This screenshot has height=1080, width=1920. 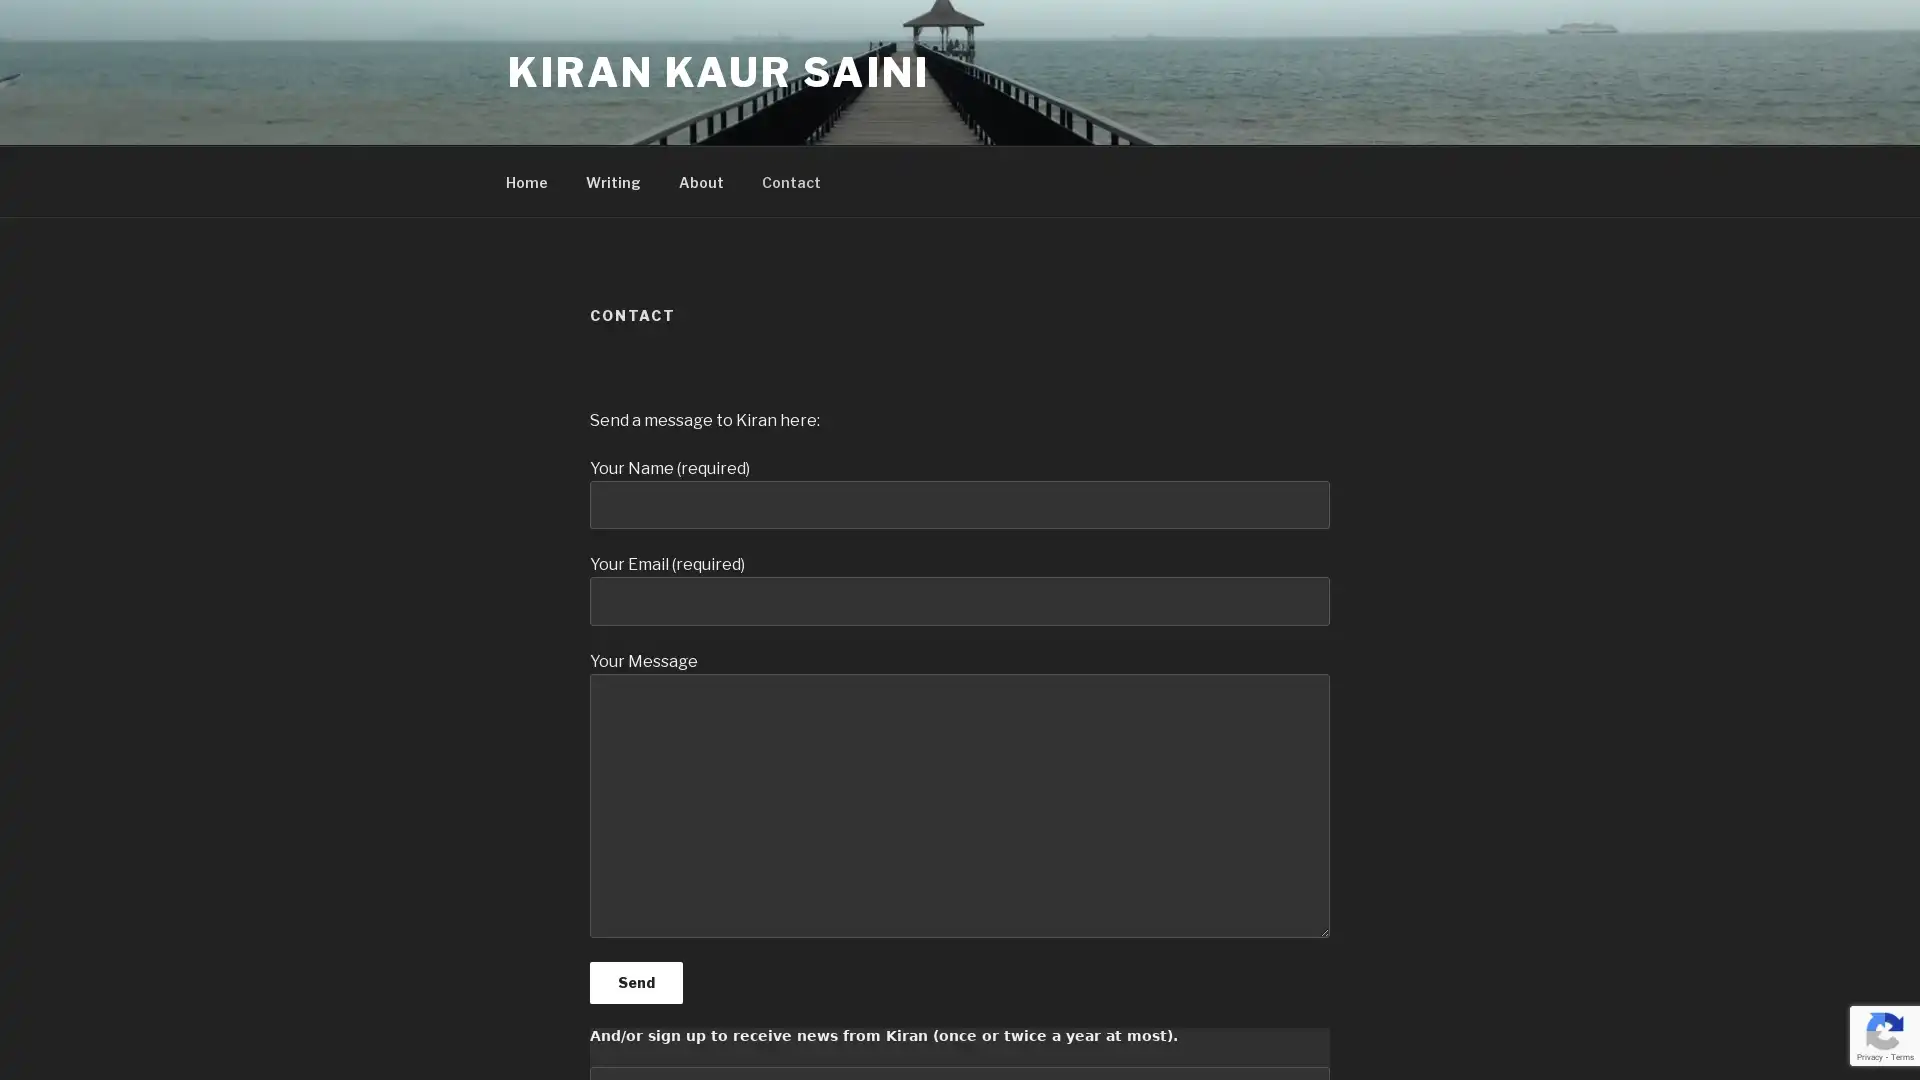 What do you see at coordinates (635, 982) in the screenshot?
I see `Send` at bounding box center [635, 982].